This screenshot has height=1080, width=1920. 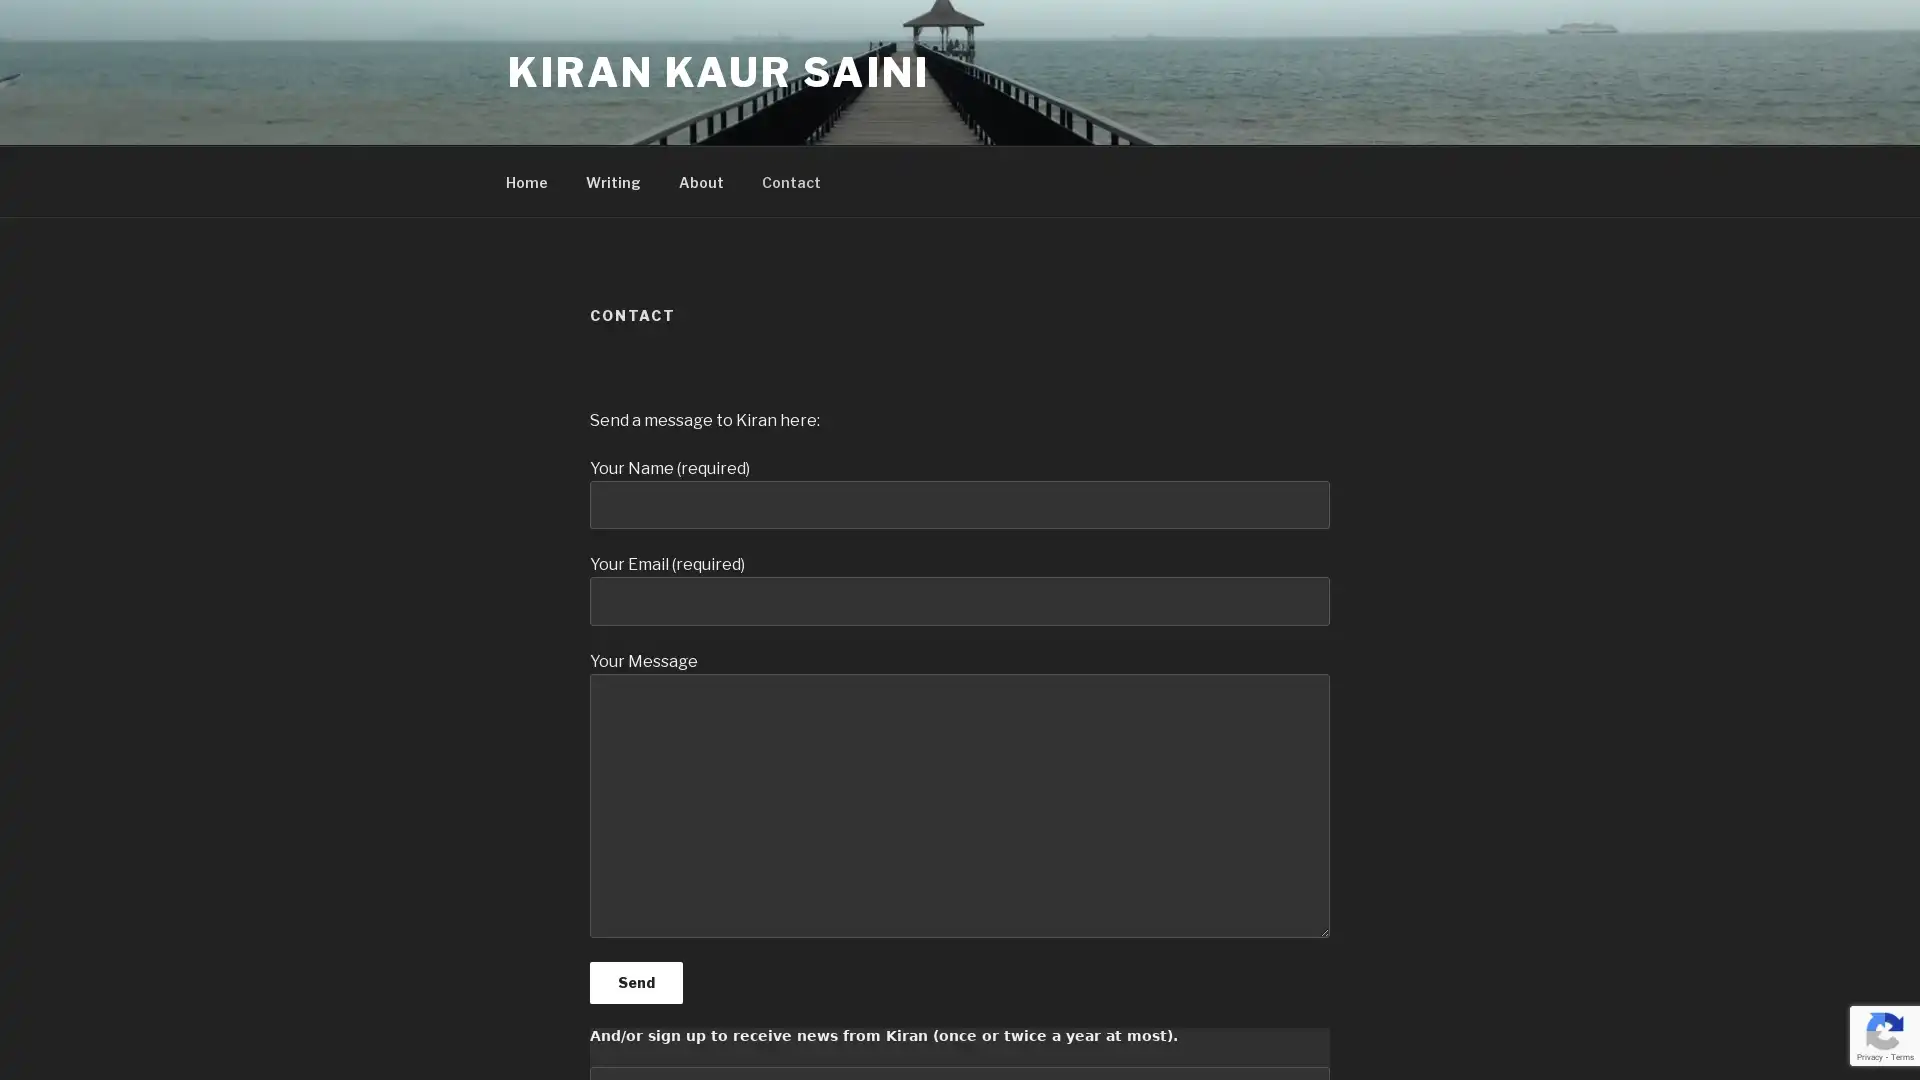 What do you see at coordinates (635, 982) in the screenshot?
I see `Send` at bounding box center [635, 982].